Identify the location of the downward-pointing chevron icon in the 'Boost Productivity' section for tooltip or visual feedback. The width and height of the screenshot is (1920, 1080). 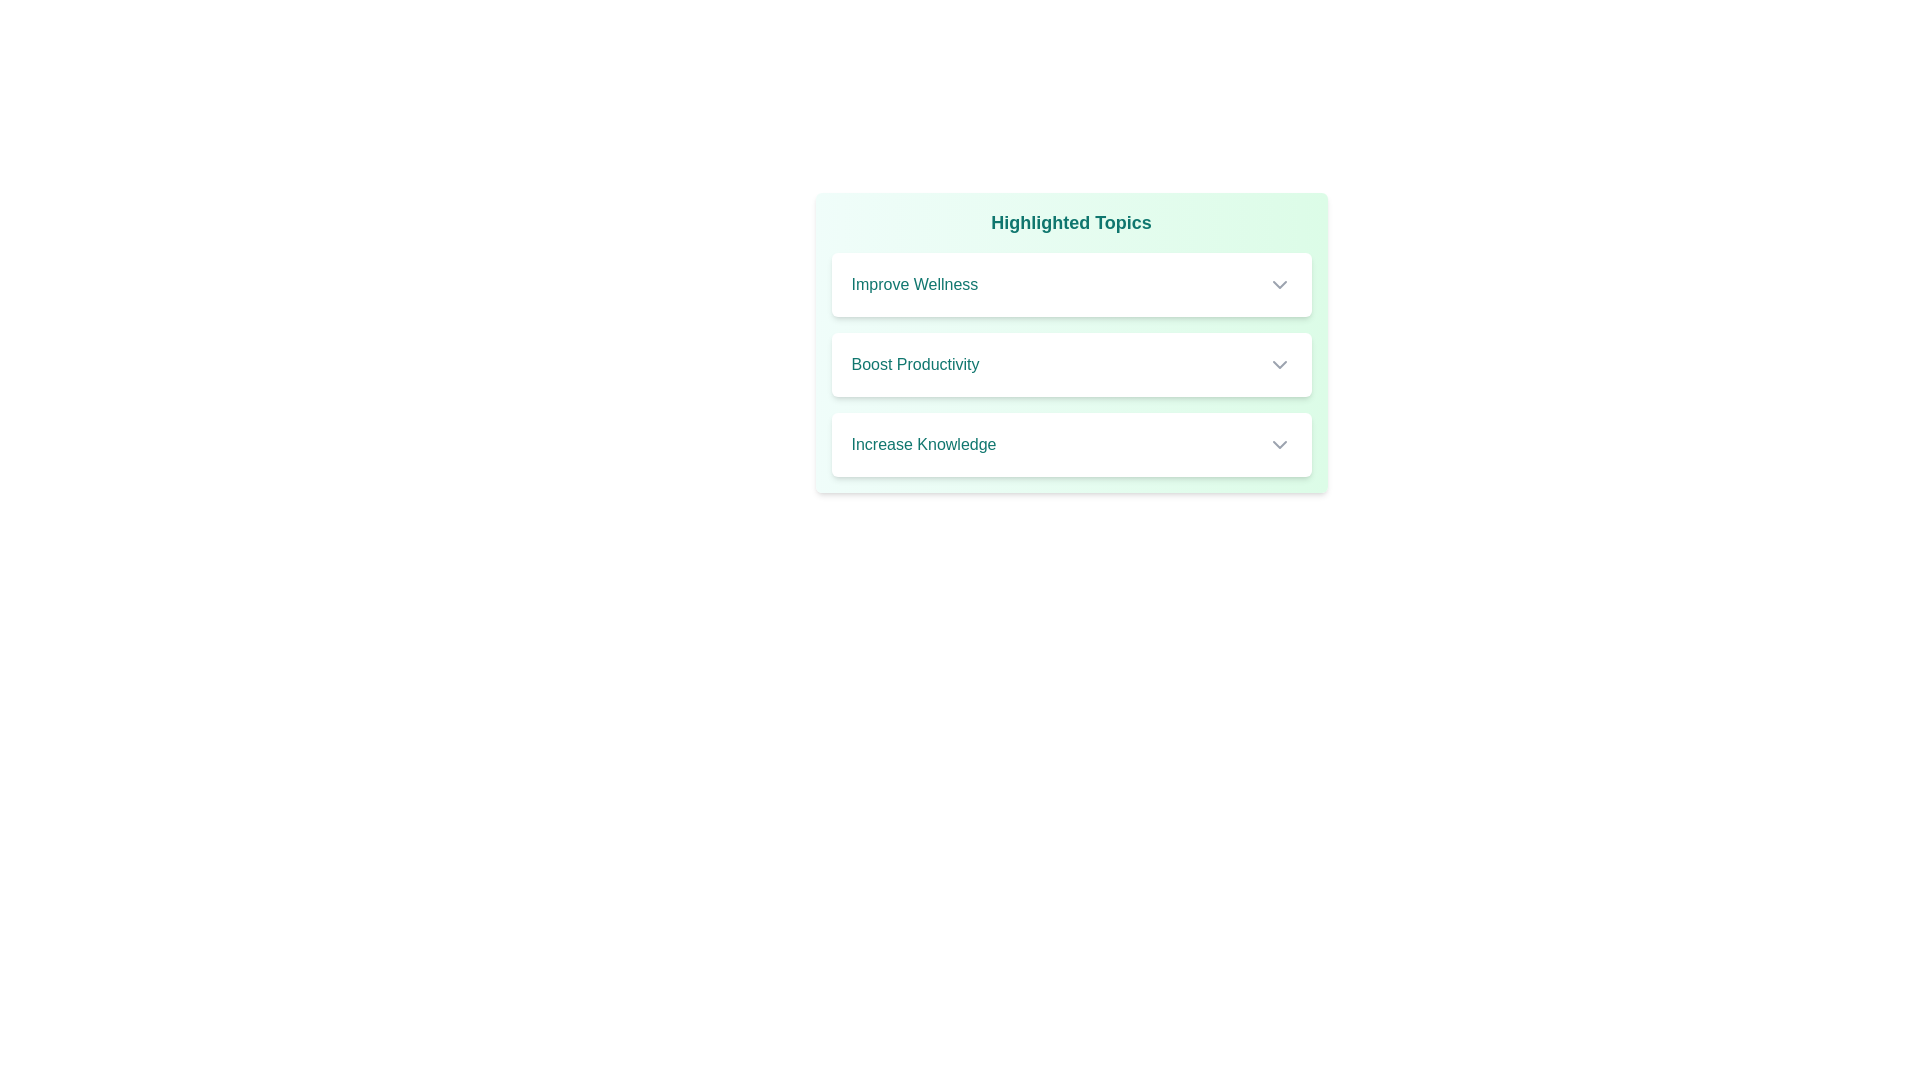
(1278, 365).